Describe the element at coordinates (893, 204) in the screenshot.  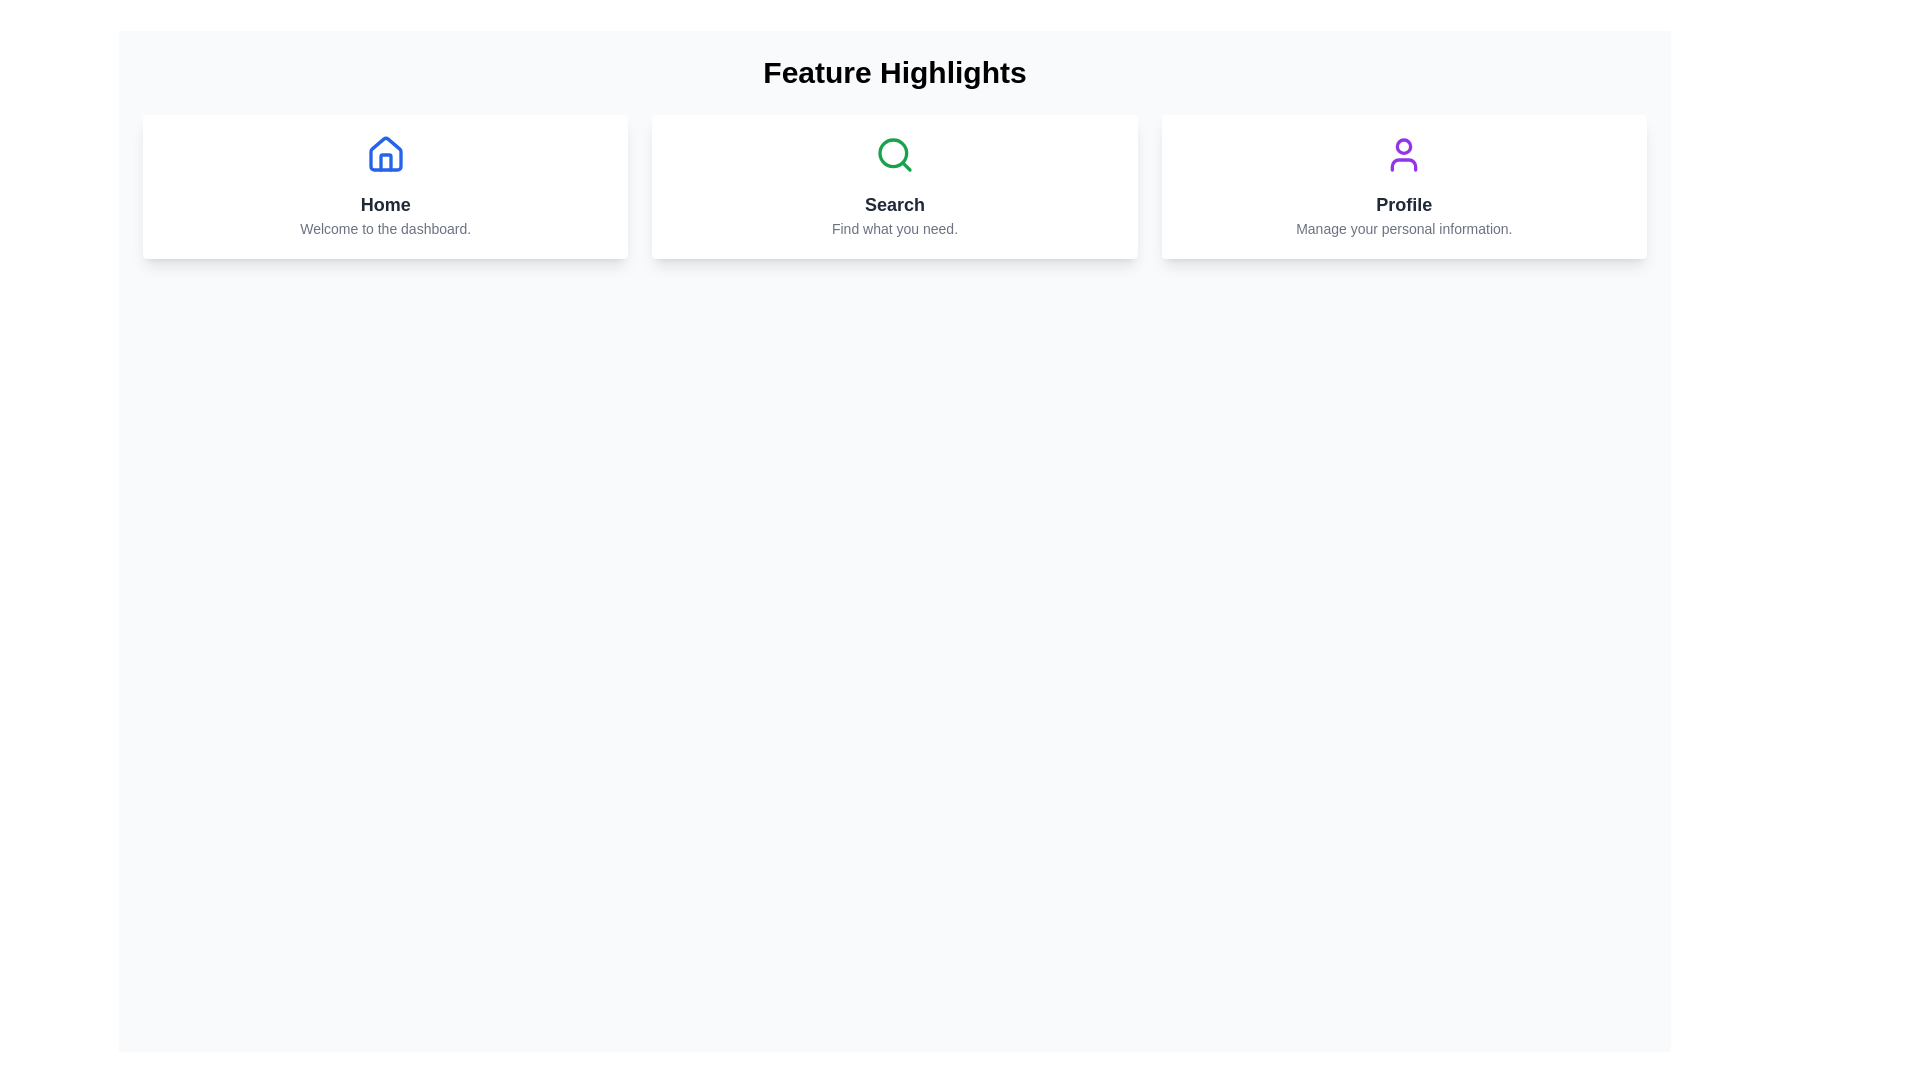
I see `the descriptive text label indicating the 'Search' feature located in the middle card of the three-card layout, positioned below the green search icon and above the subtitle 'Find what you need.'` at that location.